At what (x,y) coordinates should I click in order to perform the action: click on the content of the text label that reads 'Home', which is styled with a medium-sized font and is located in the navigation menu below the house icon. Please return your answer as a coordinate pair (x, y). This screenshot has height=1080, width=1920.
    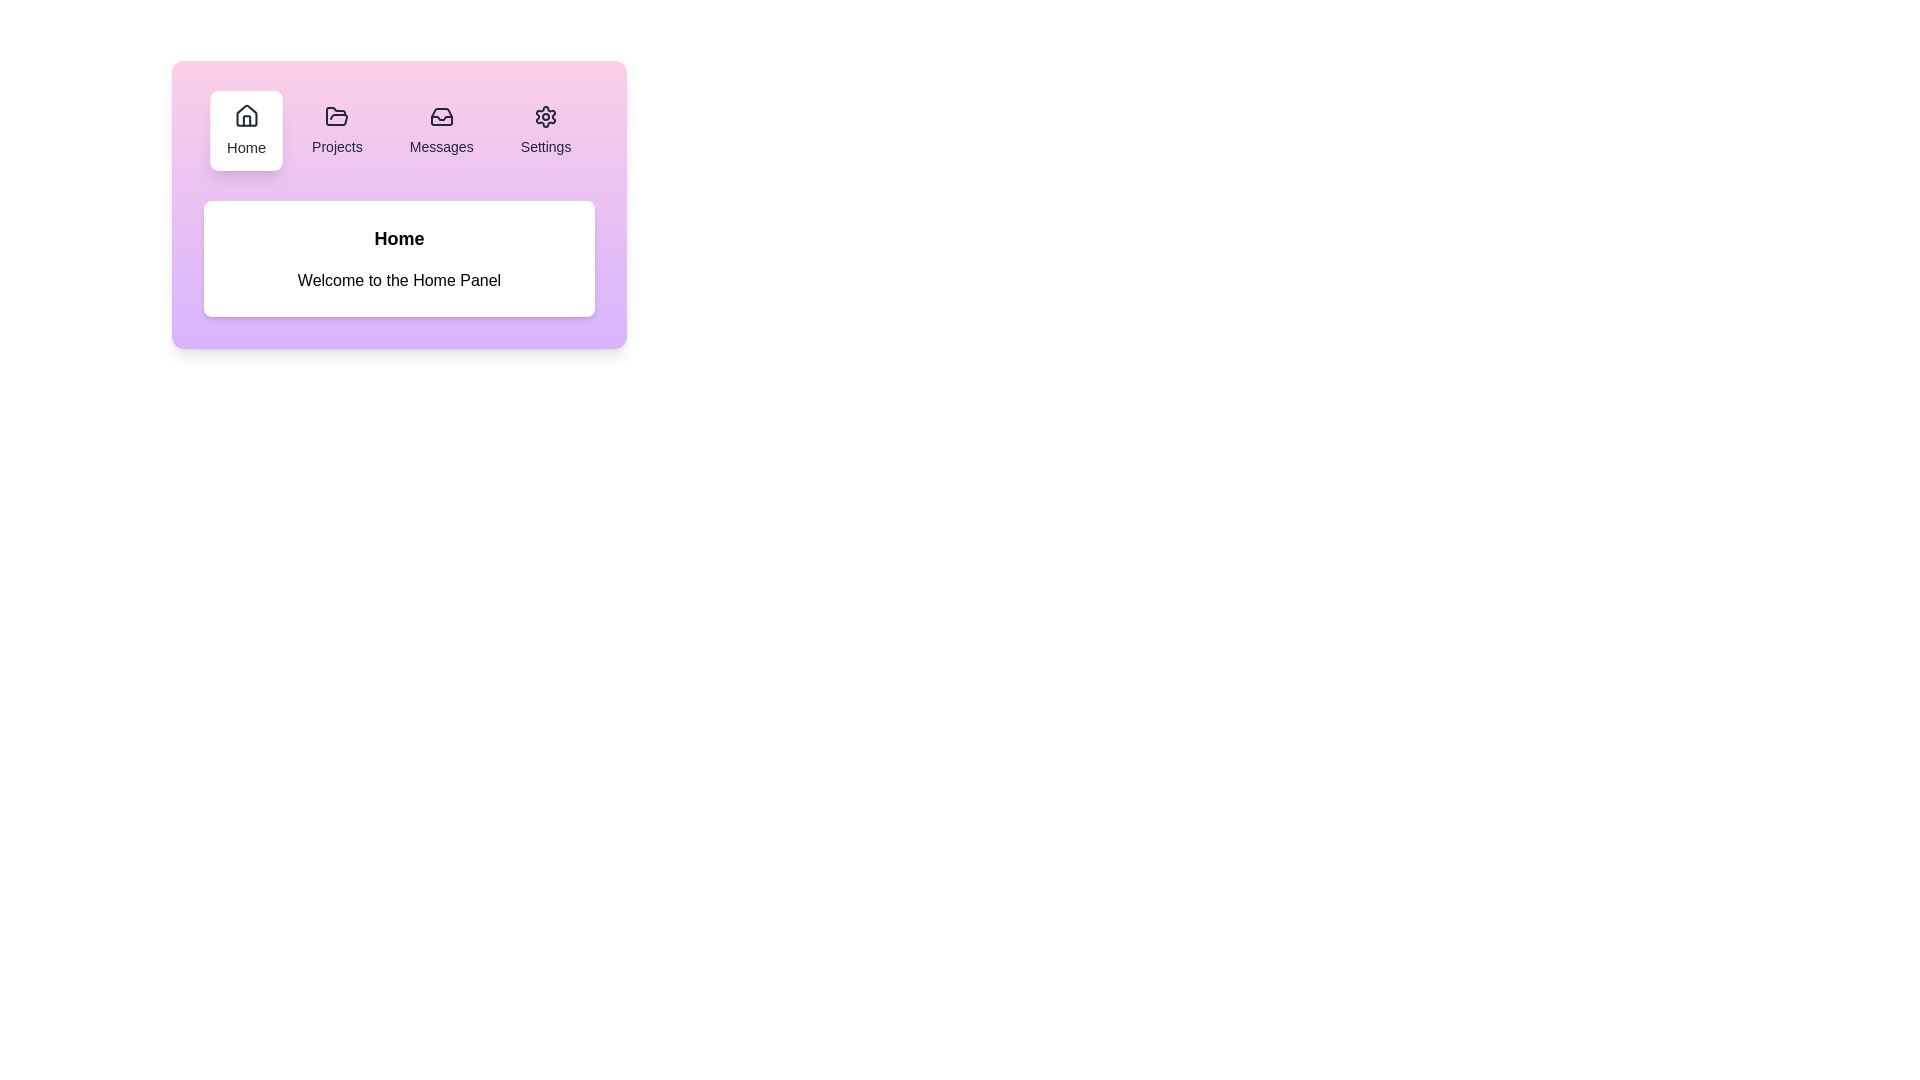
    Looking at the image, I should click on (245, 146).